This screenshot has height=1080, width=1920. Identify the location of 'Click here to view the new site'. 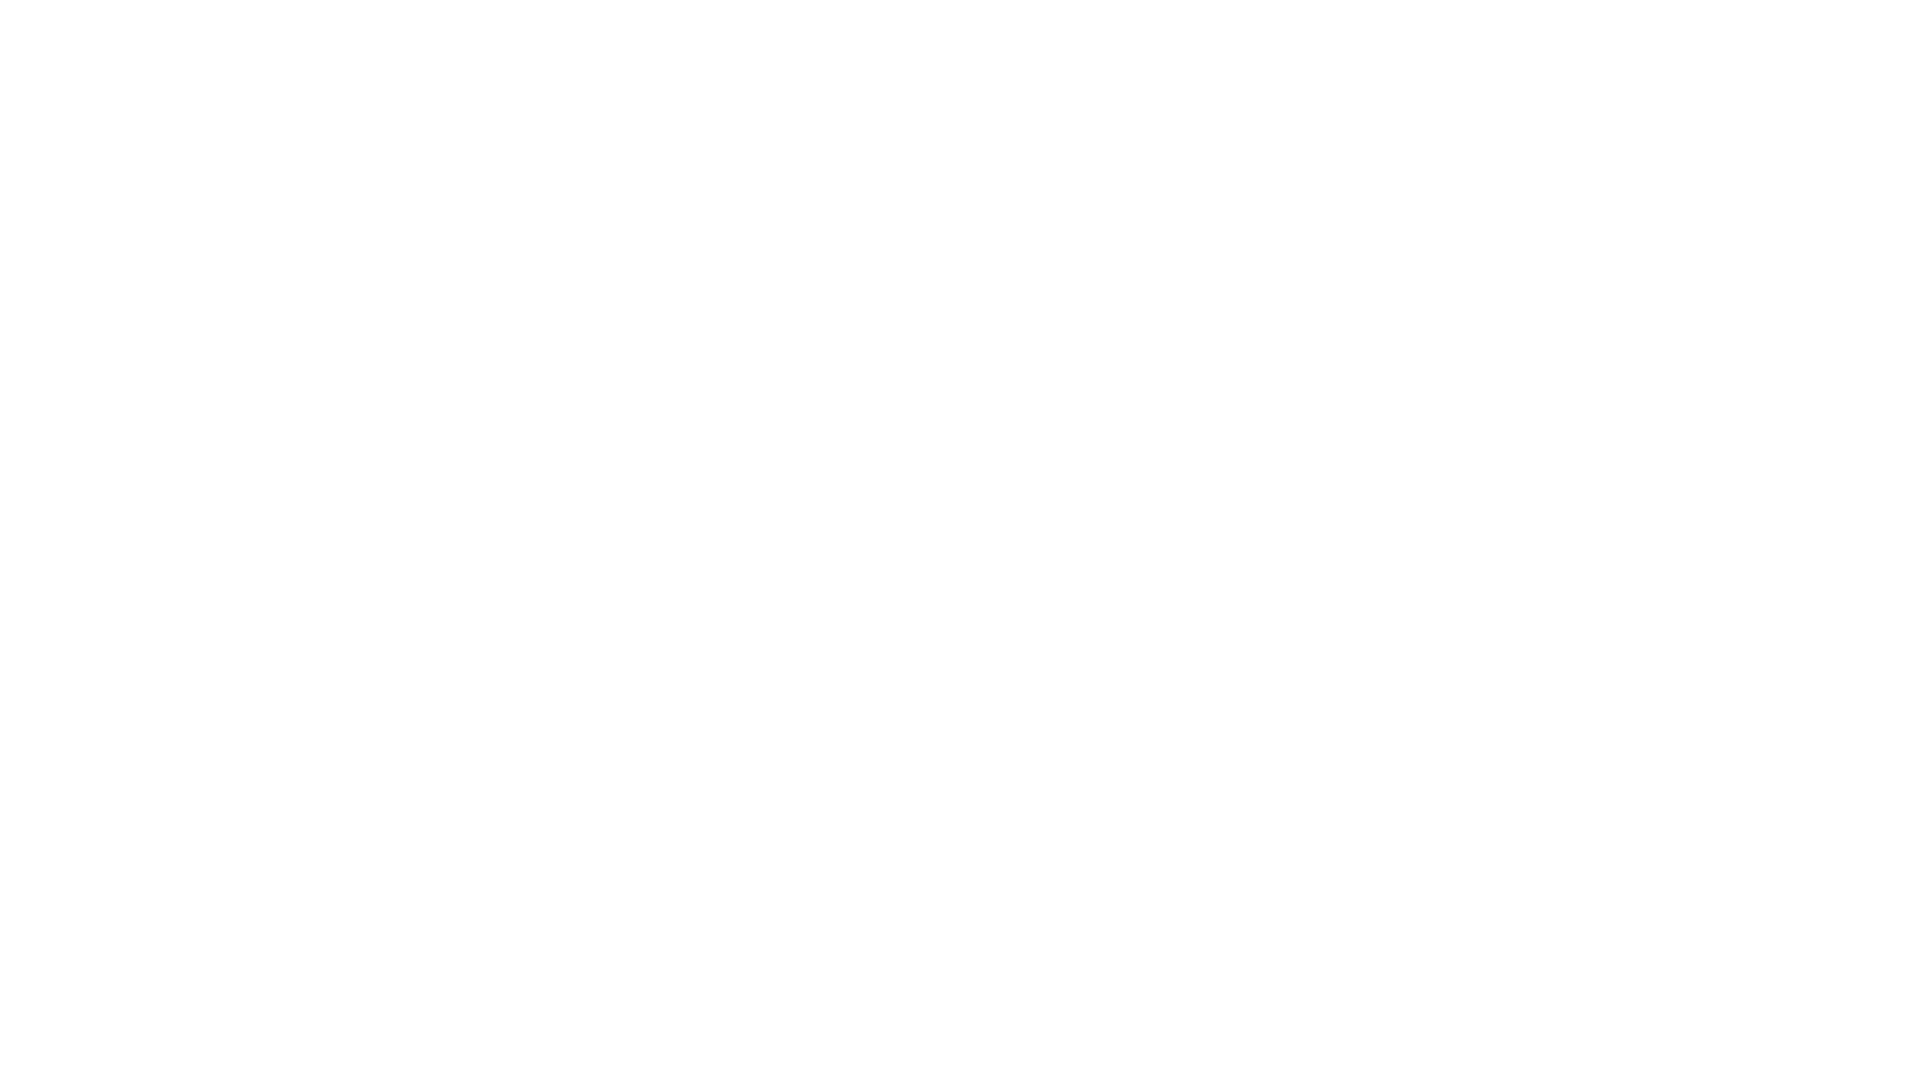
(960, 550).